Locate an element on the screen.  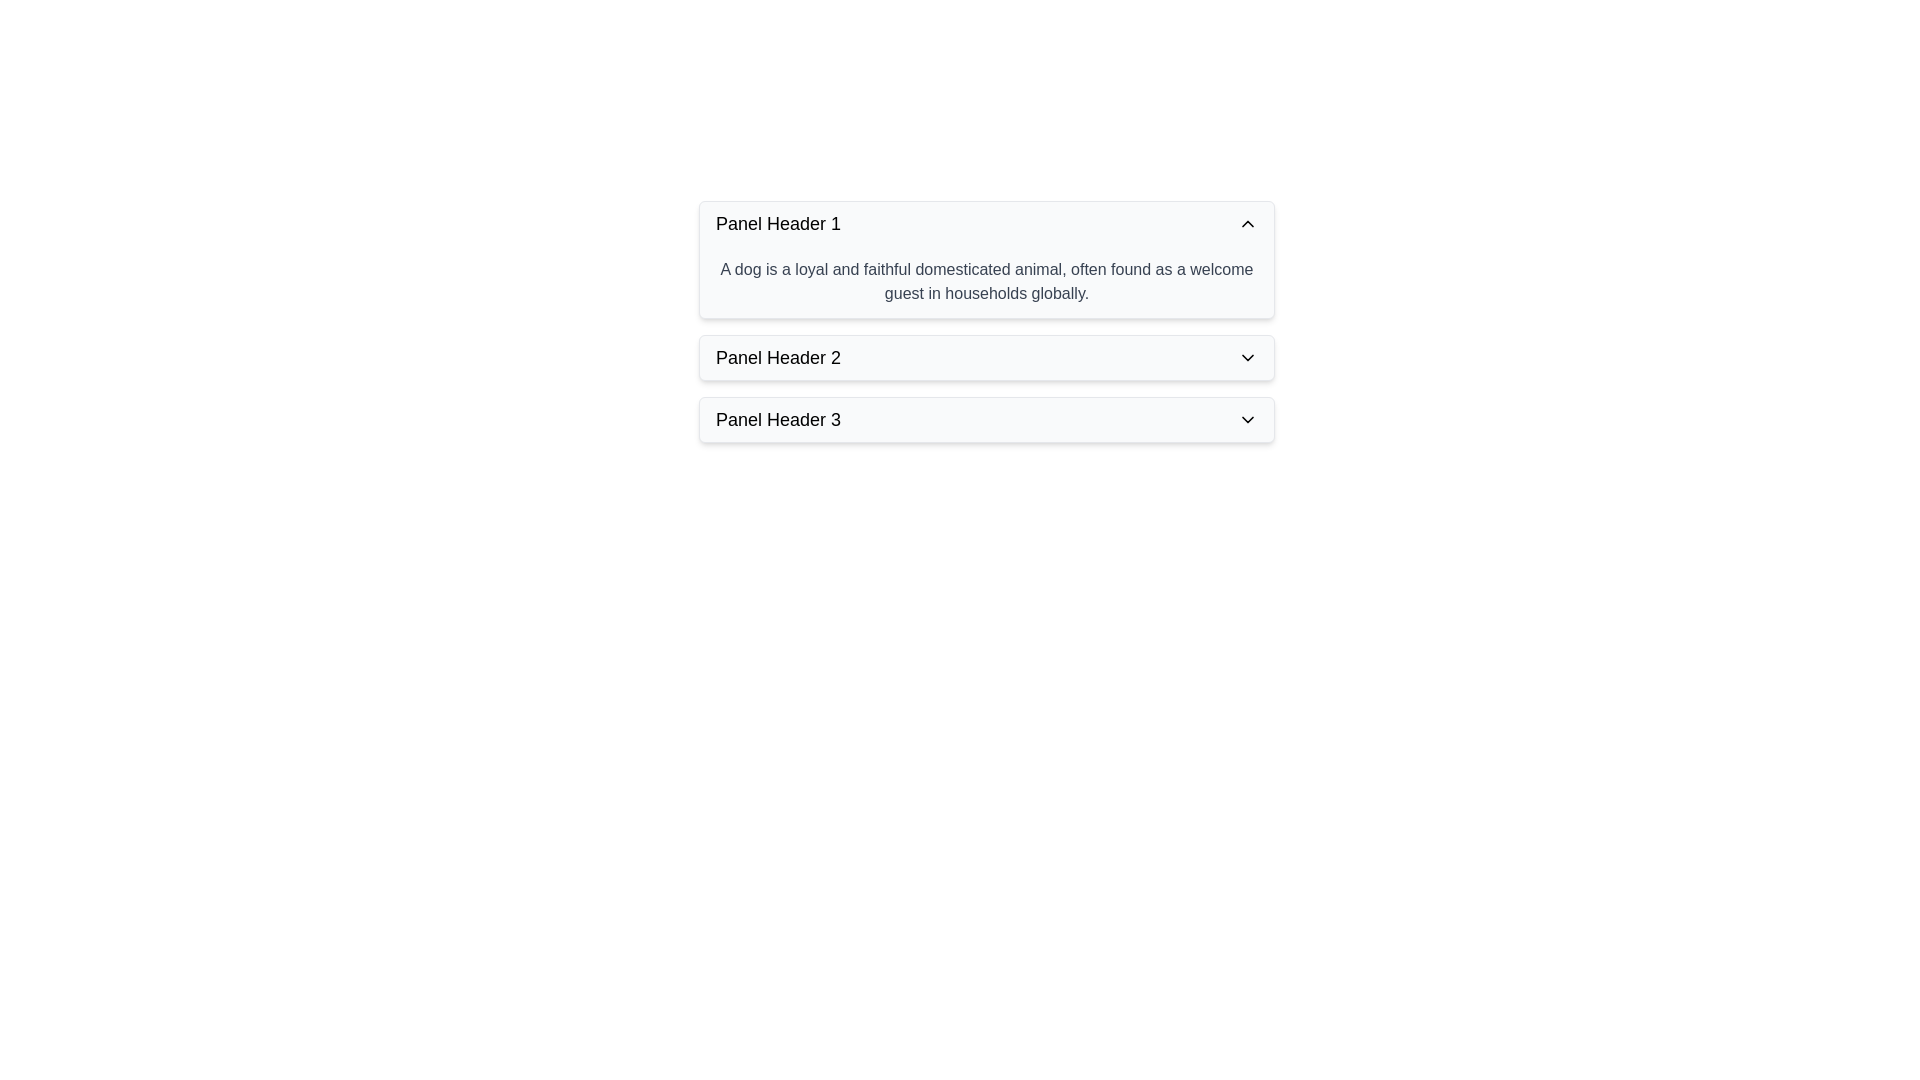
the downward-pointing chevron icon indicating toggle located at the right end of 'Panel Header 2' is located at coordinates (1247, 357).